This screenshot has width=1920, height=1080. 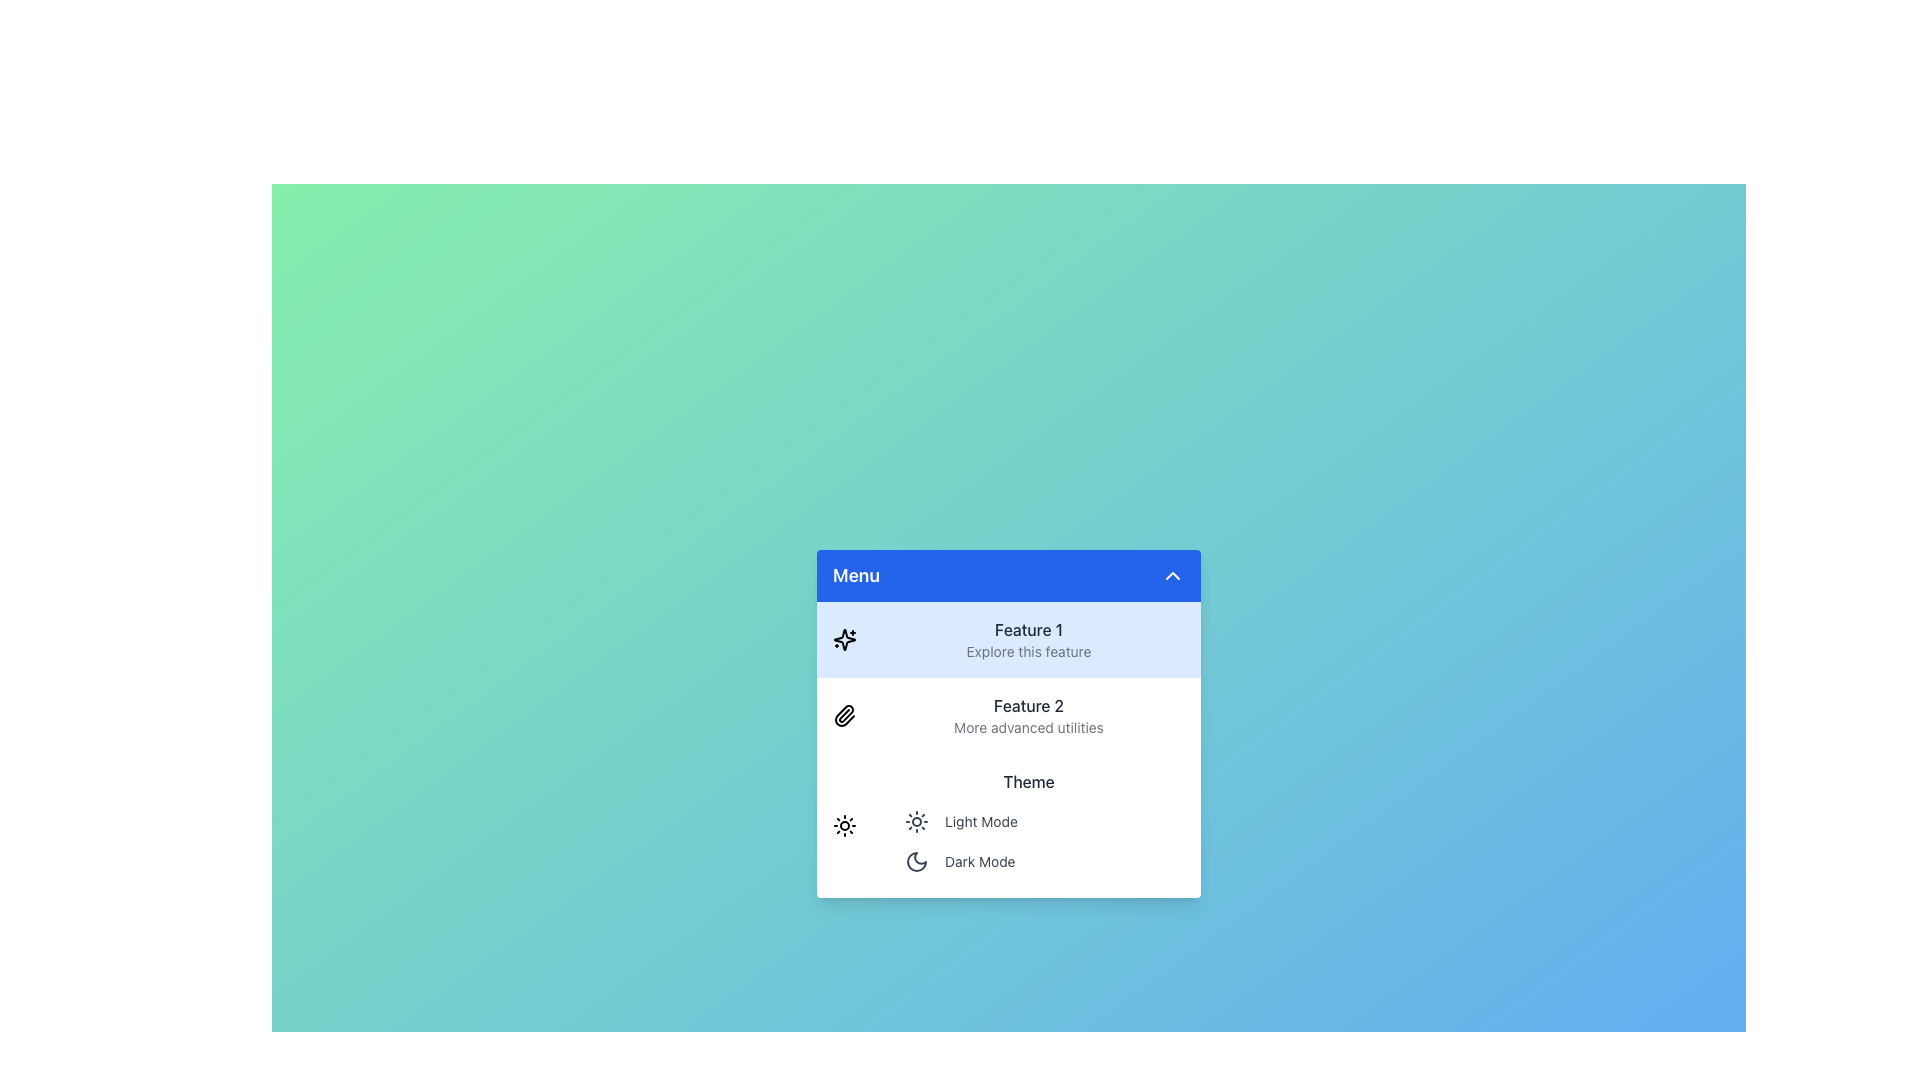 I want to click on the informational Text Block that provides an overview of 'Feature 1', located below the 'Menu' header and above 'Feature 2' and 'Theme' settings, so click(x=1028, y=640).